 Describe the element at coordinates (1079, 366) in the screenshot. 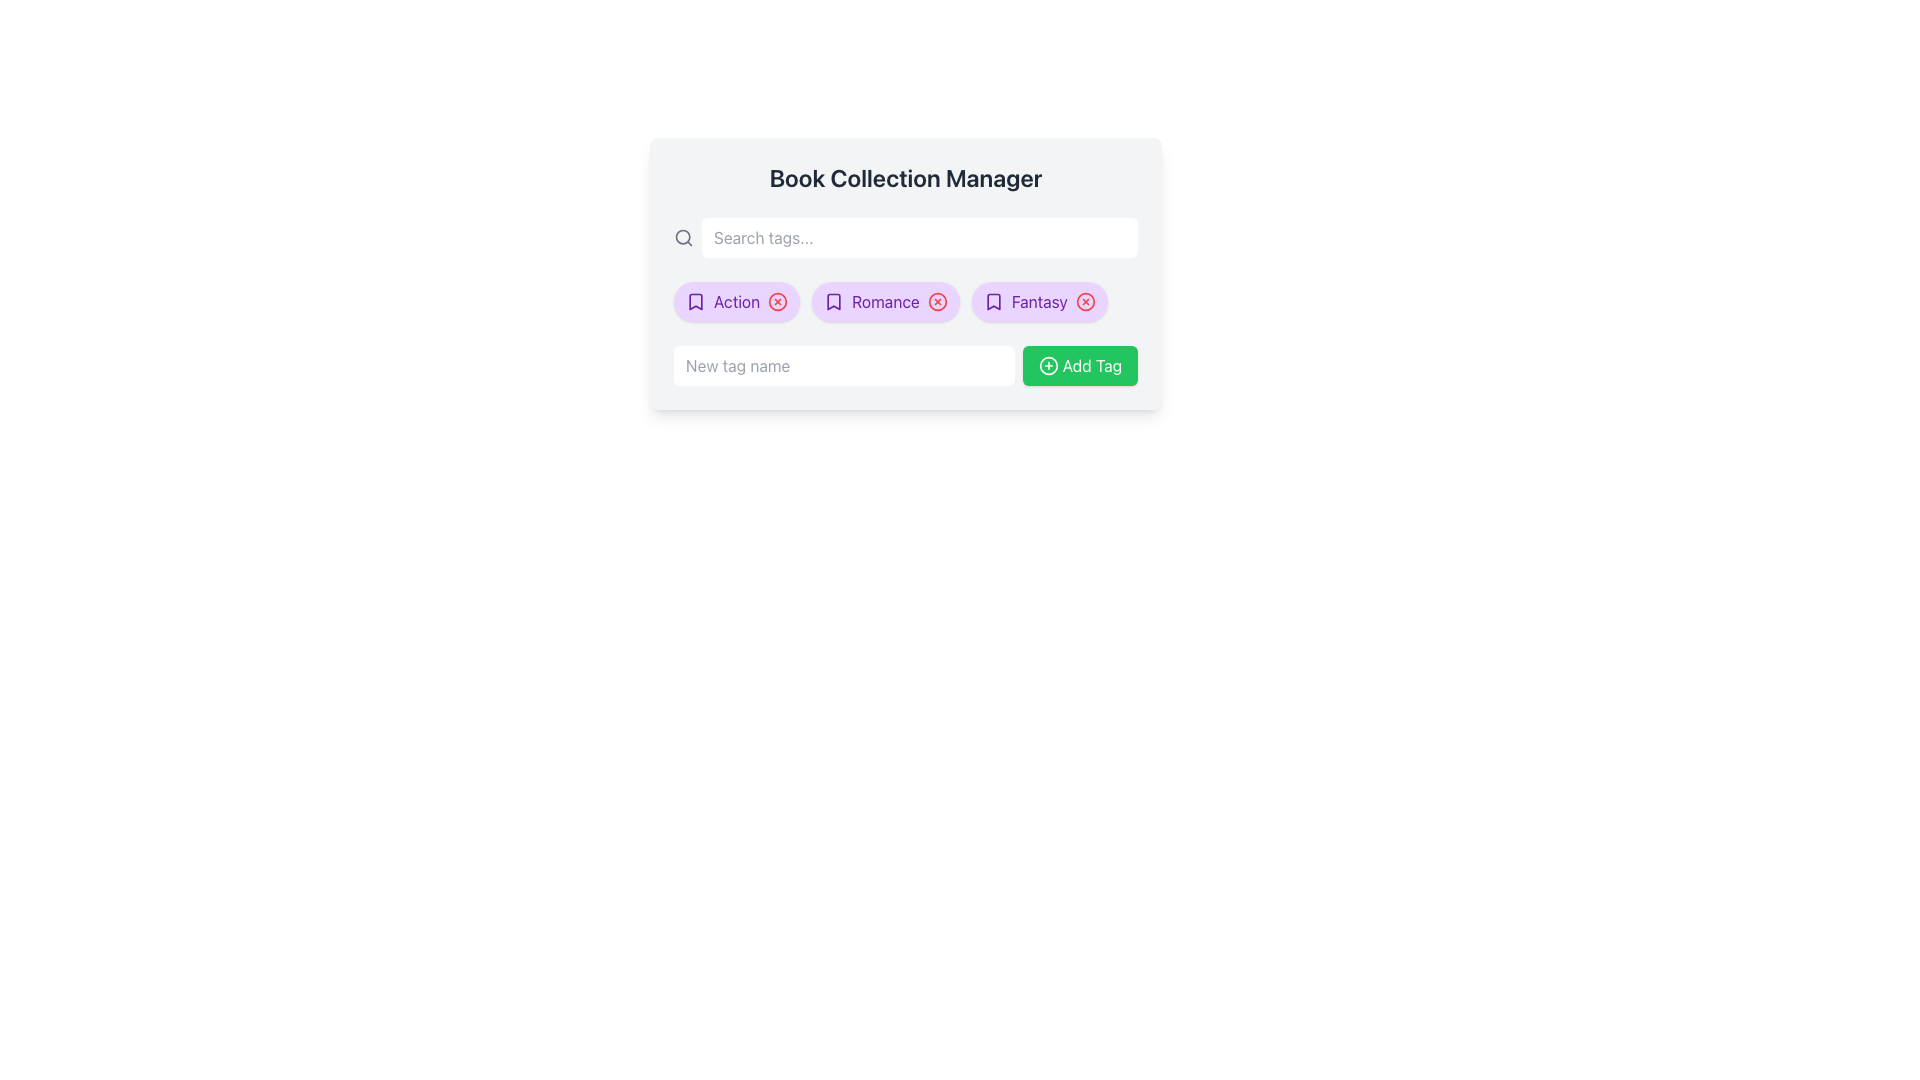

I see `the 'Add Tag' button, which has a green background, rounded edges, and a white icon with text, to change its shade` at that location.